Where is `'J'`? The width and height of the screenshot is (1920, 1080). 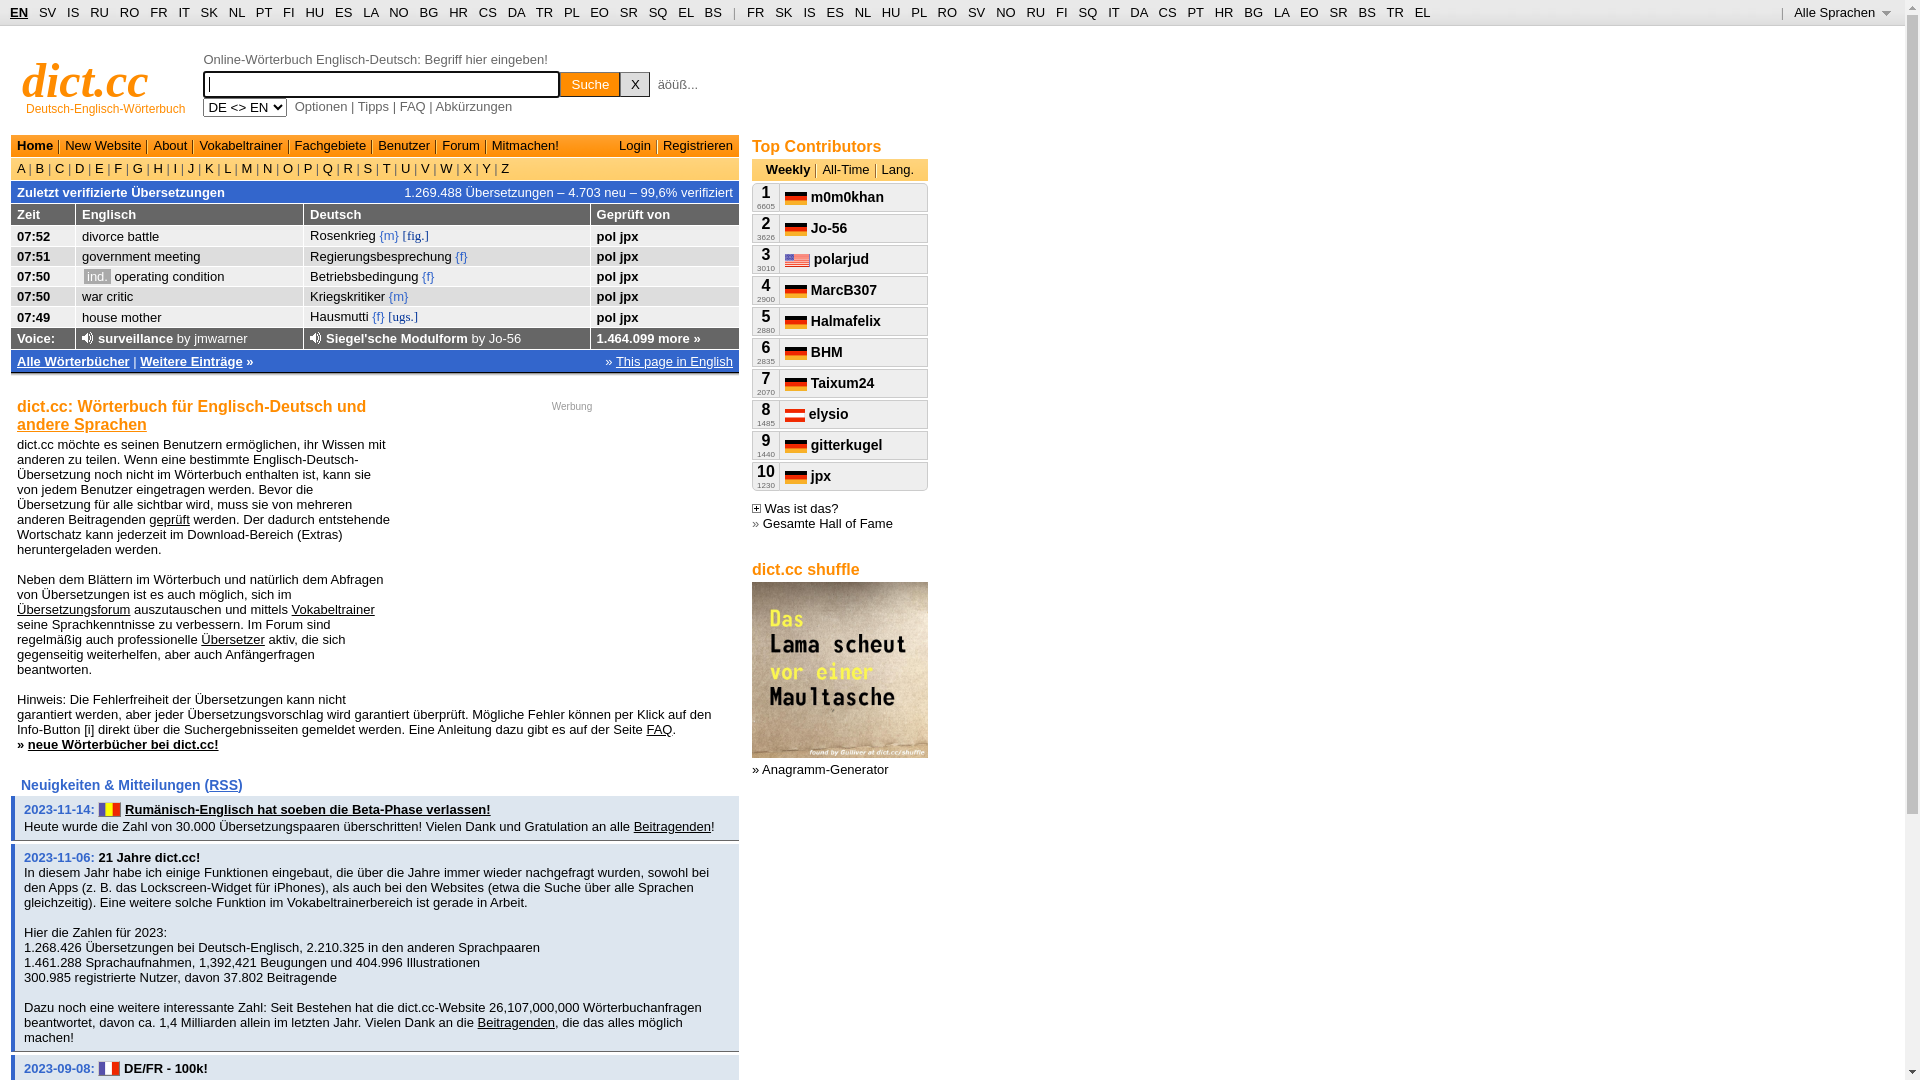 'J' is located at coordinates (191, 167).